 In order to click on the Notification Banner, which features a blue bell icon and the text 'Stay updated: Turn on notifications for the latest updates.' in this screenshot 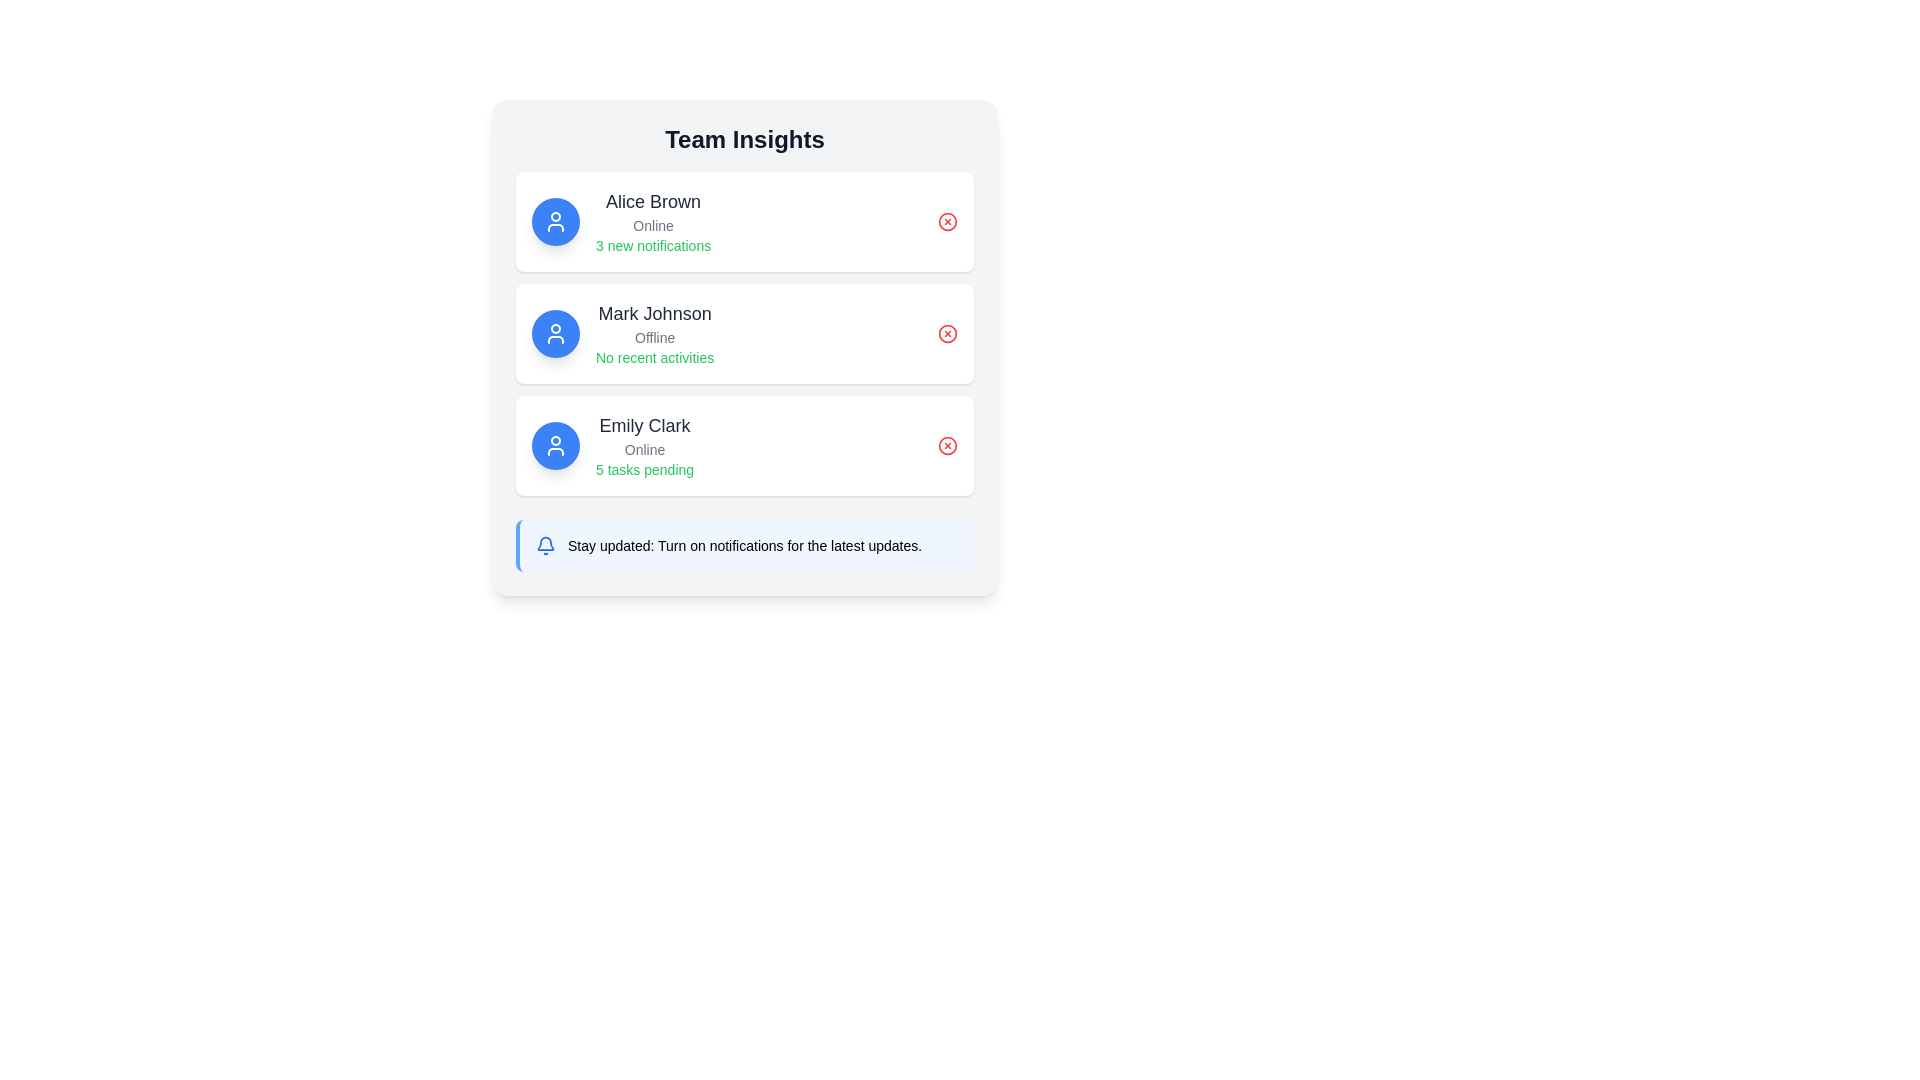, I will do `click(746, 546)`.